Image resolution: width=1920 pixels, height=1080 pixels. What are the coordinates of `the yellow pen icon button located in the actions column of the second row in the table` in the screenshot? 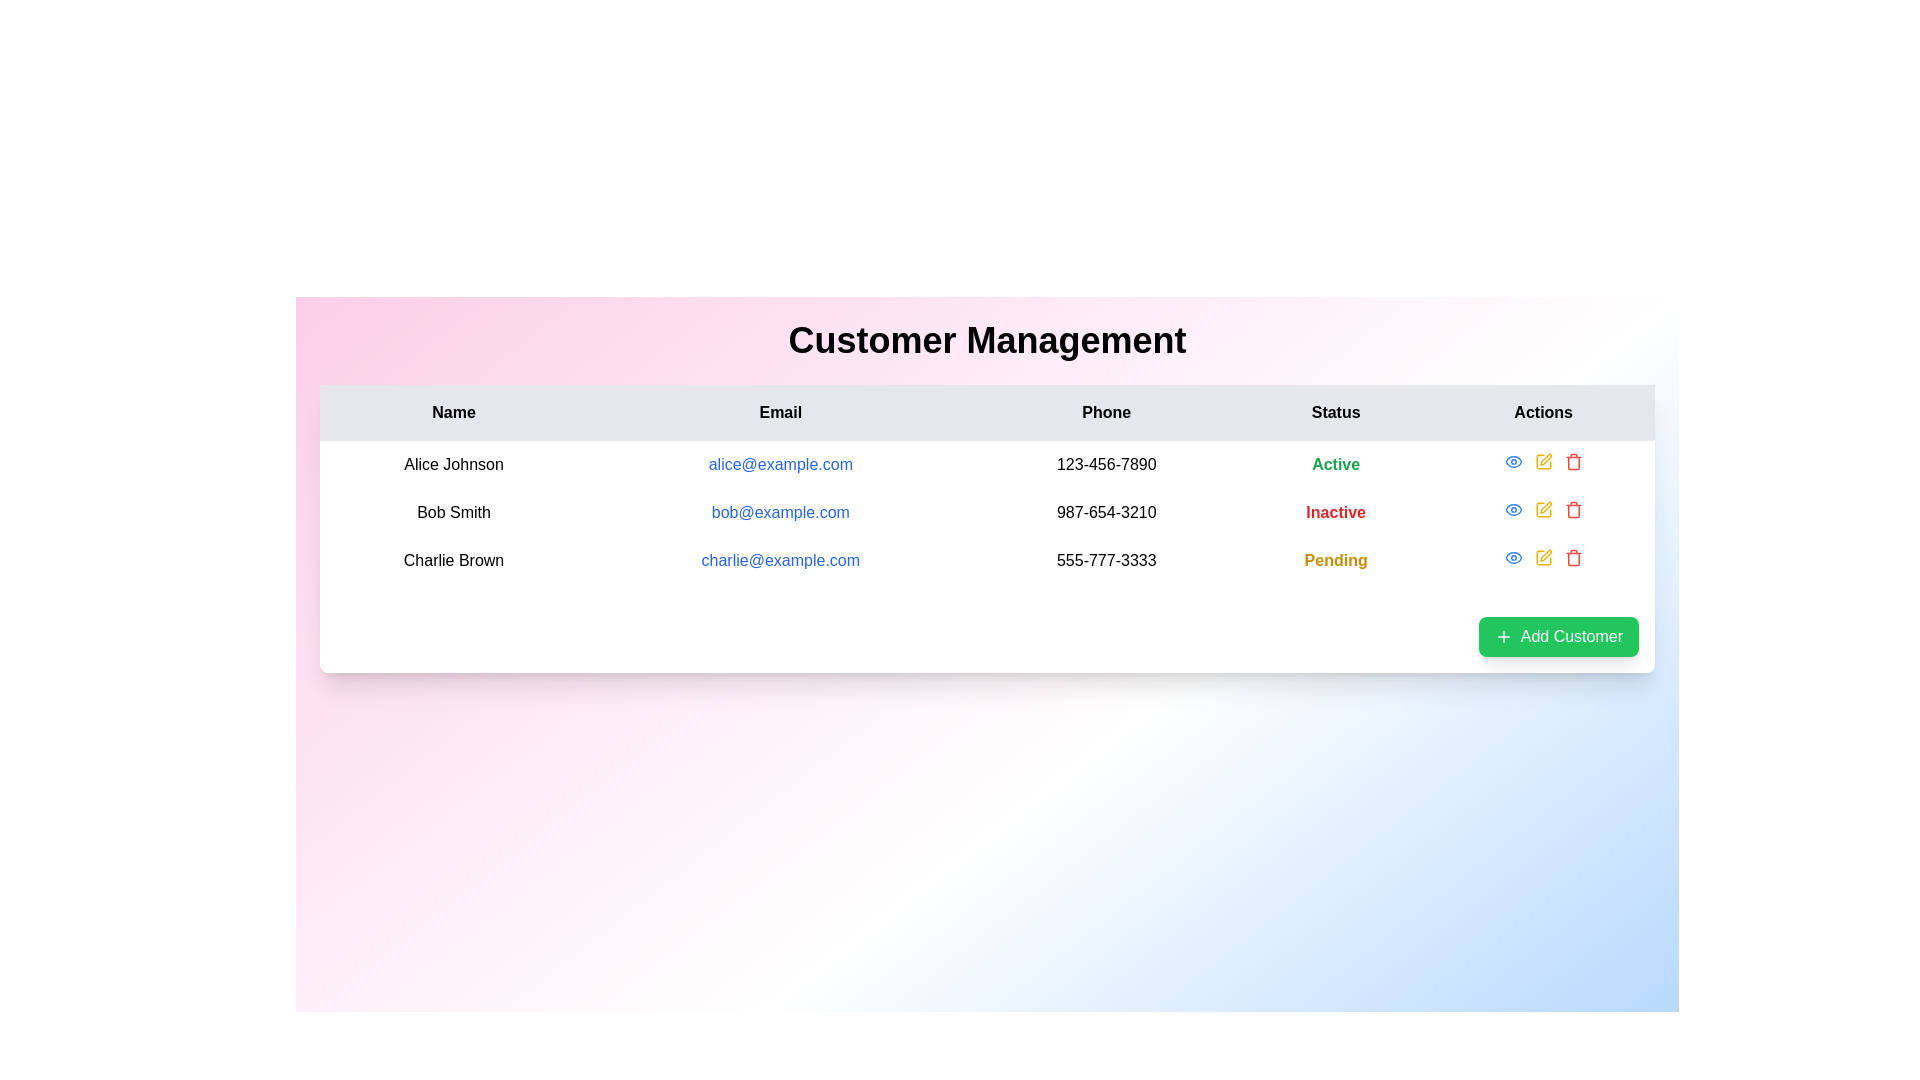 It's located at (1542, 508).